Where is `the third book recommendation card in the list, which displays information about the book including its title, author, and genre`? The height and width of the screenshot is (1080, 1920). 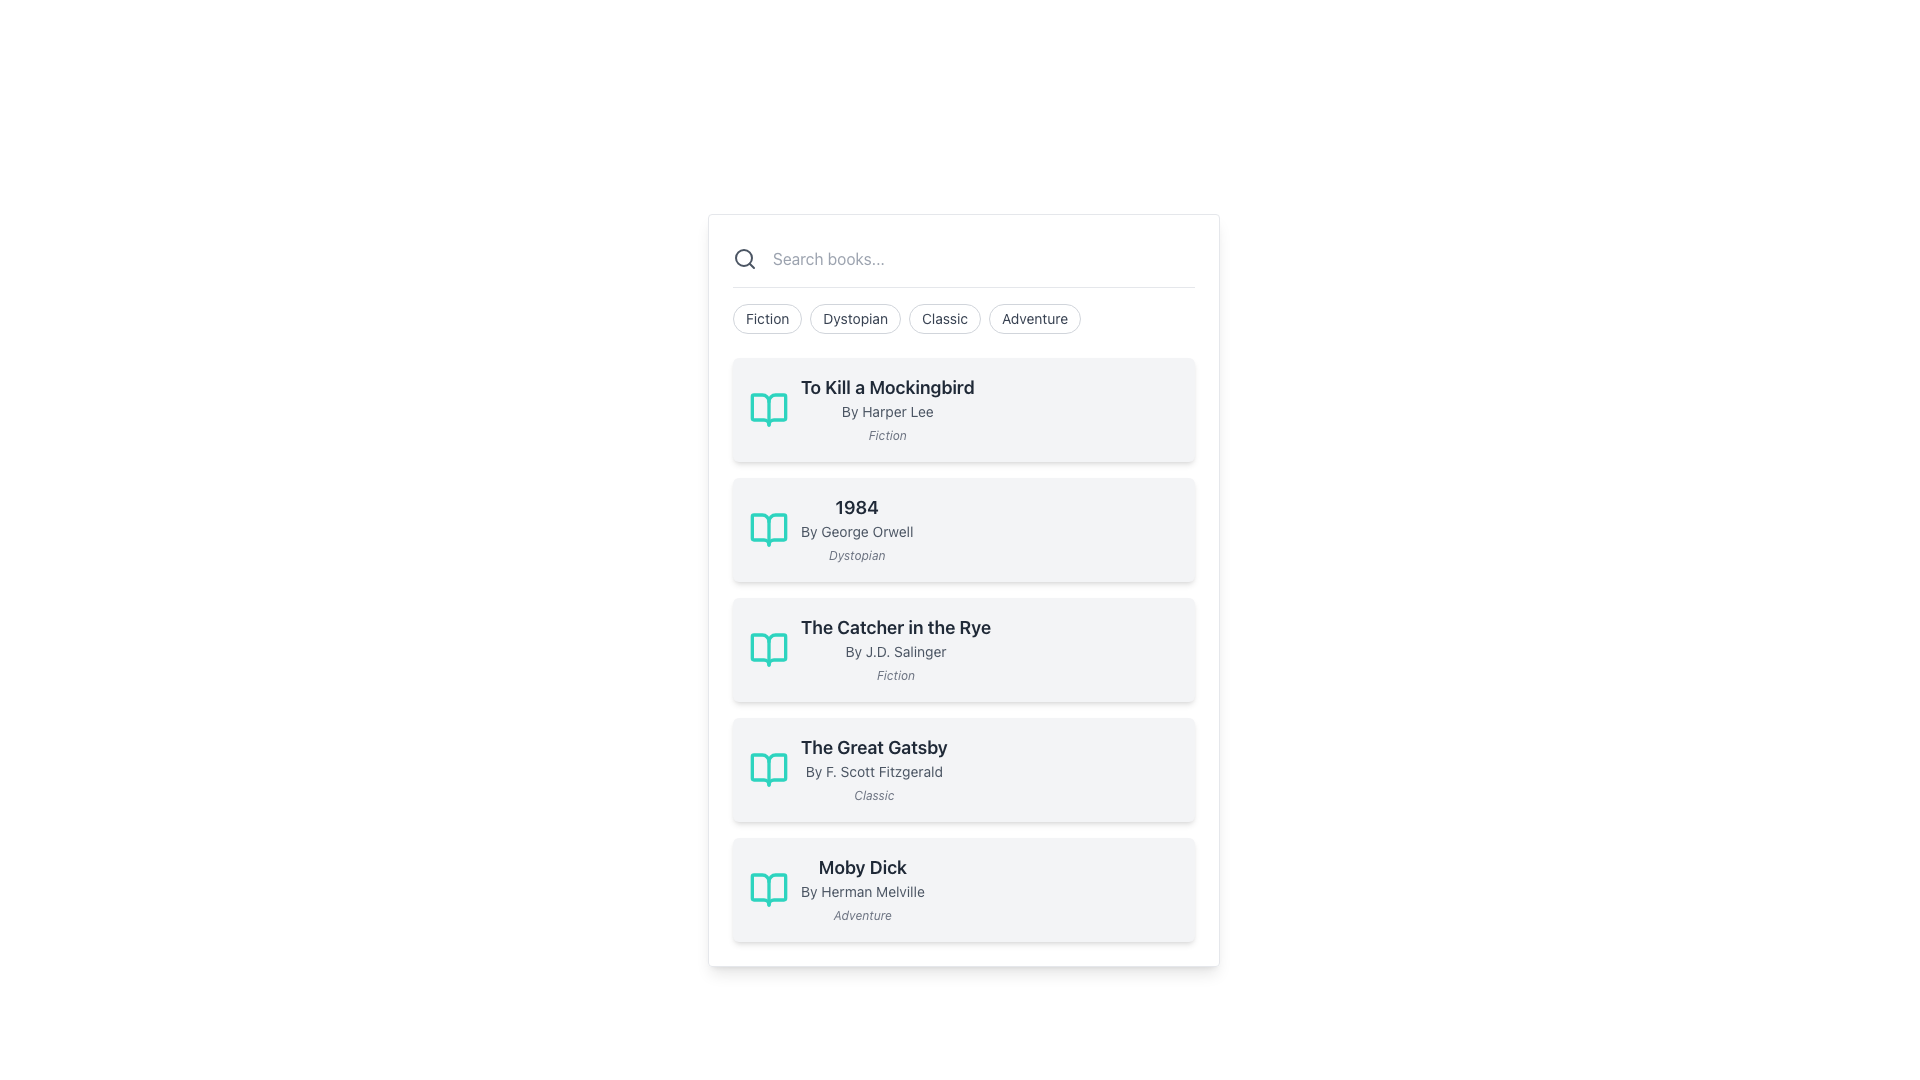
the third book recommendation card in the list, which displays information about the book including its title, author, and genre is located at coordinates (964, 650).